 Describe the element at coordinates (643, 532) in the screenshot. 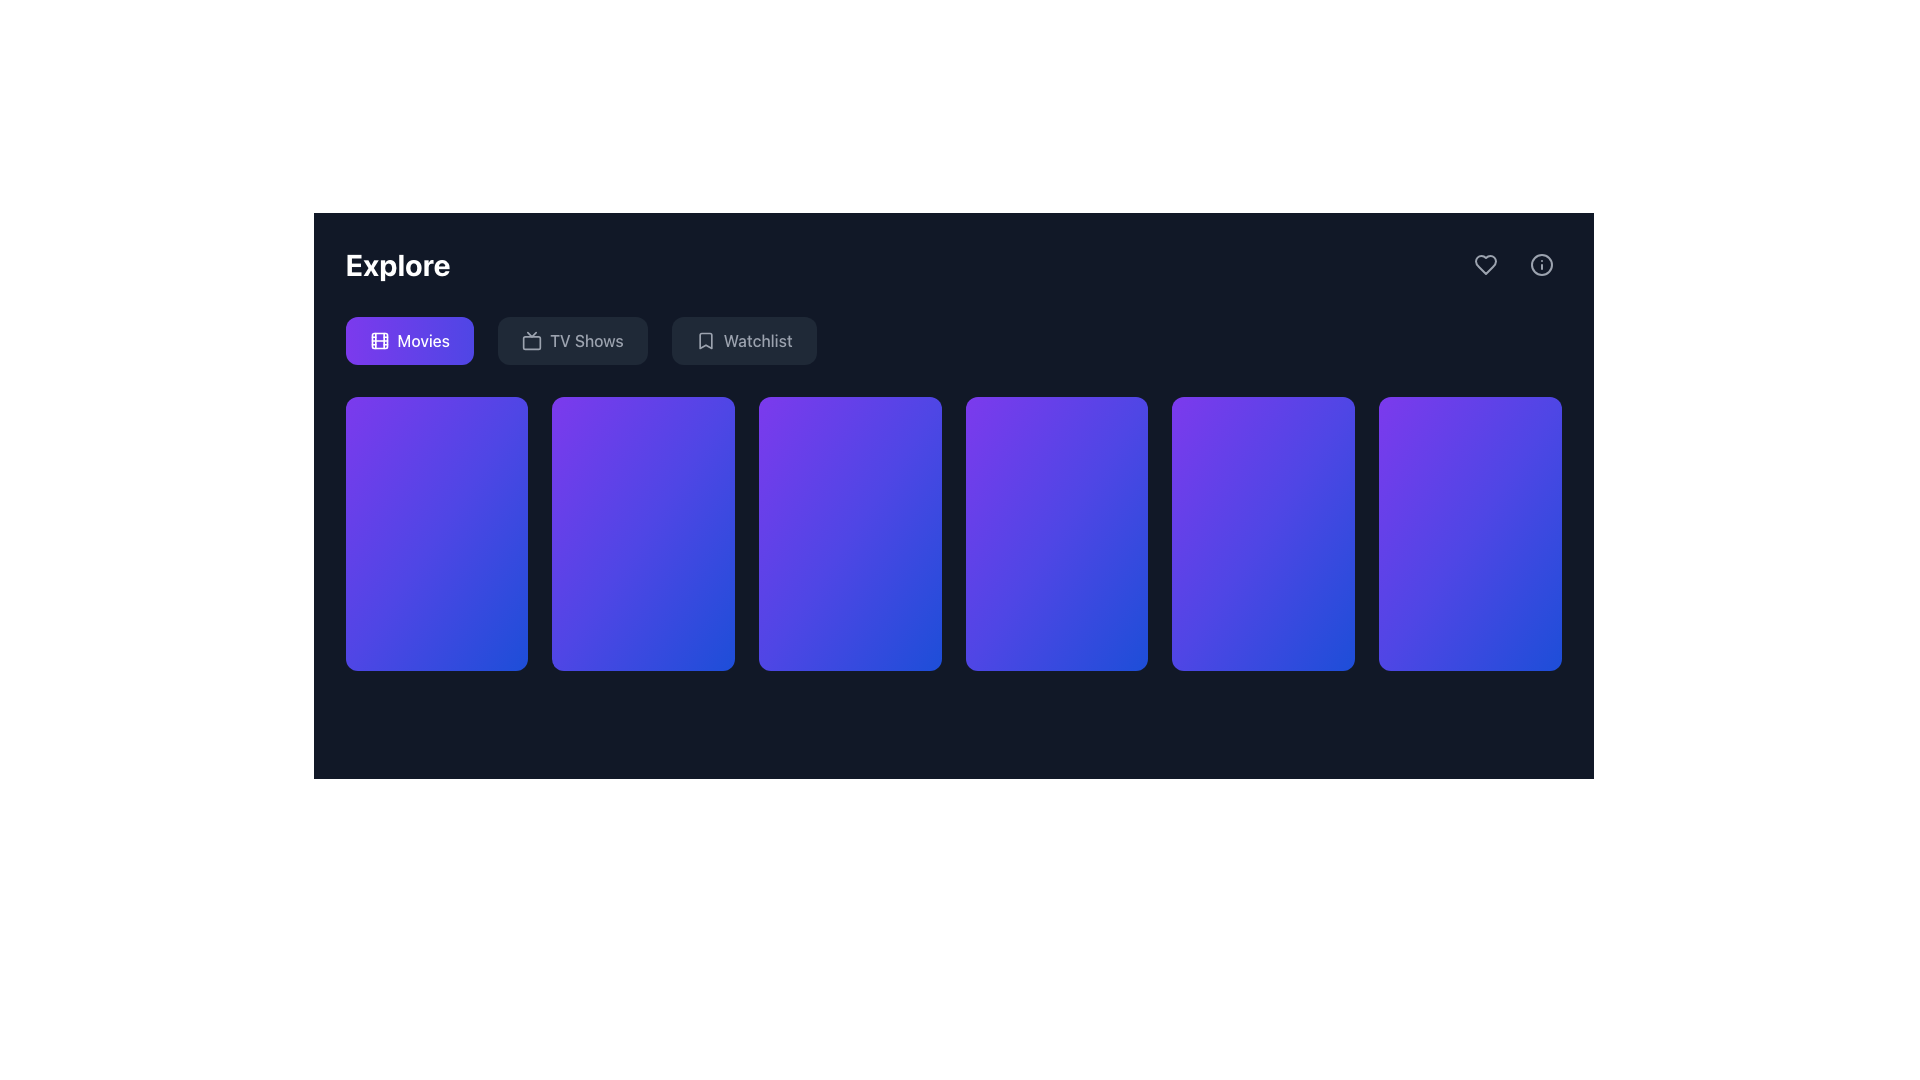

I see `the interactive card or tile that is the second item in a grid of two rows and six columns, located in the top row, immediately to the right of the first rectangle` at that location.